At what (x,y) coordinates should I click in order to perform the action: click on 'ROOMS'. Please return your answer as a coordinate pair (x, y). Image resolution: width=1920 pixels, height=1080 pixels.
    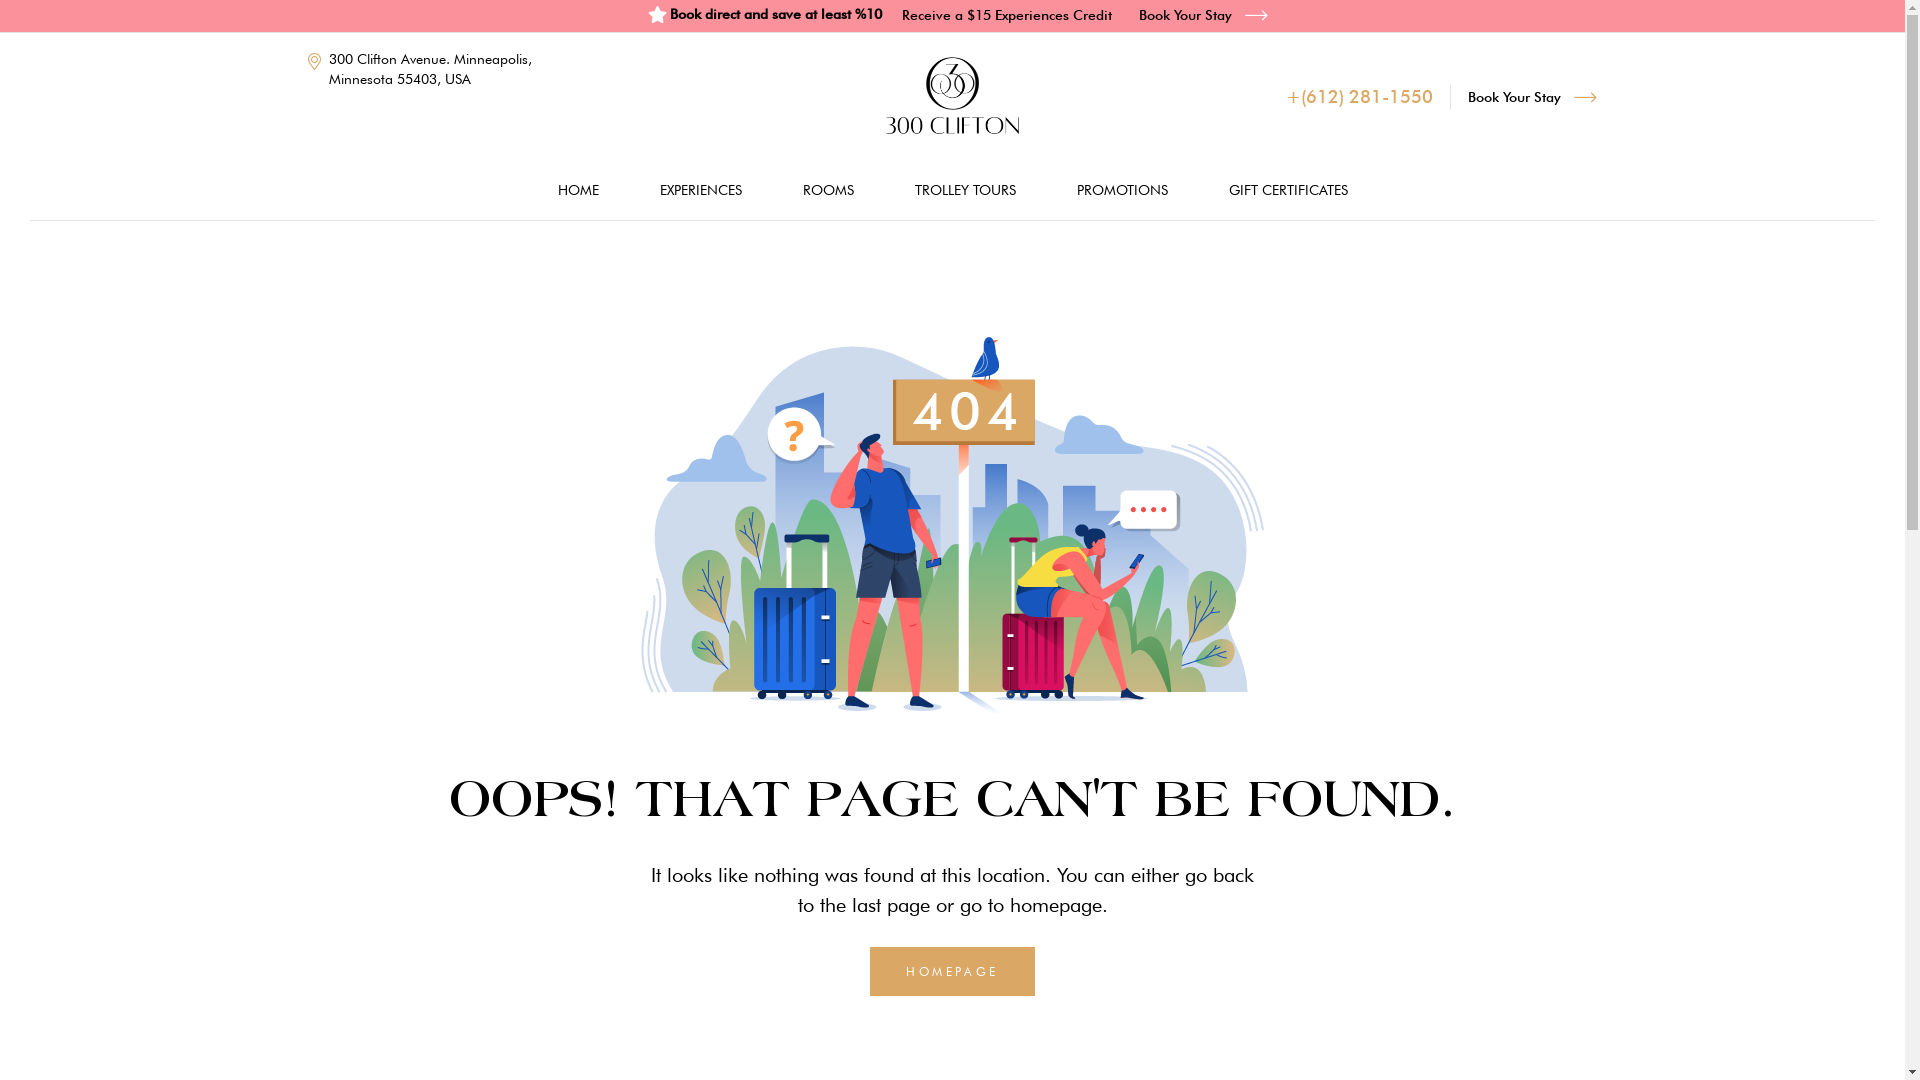
    Looking at the image, I should click on (827, 189).